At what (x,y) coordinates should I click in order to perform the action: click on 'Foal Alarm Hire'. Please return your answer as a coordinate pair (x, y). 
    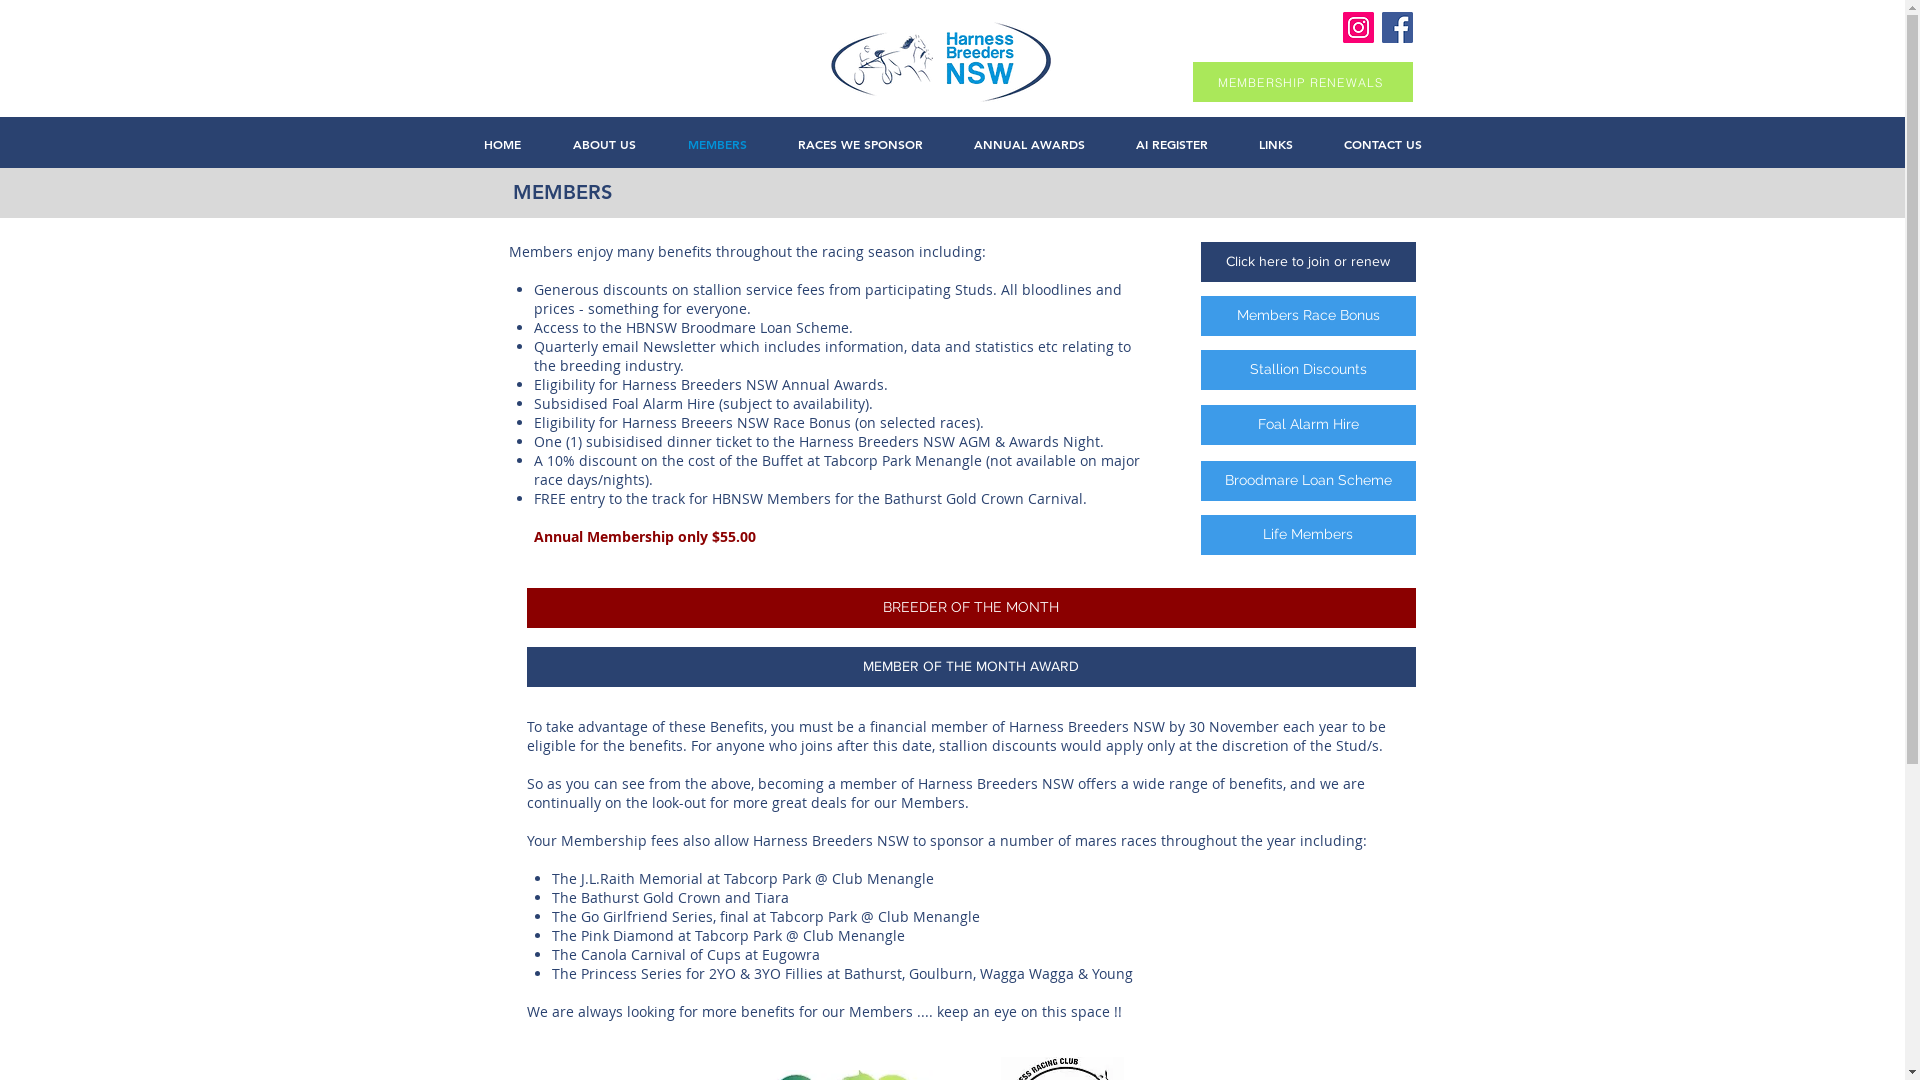
    Looking at the image, I should click on (1307, 423).